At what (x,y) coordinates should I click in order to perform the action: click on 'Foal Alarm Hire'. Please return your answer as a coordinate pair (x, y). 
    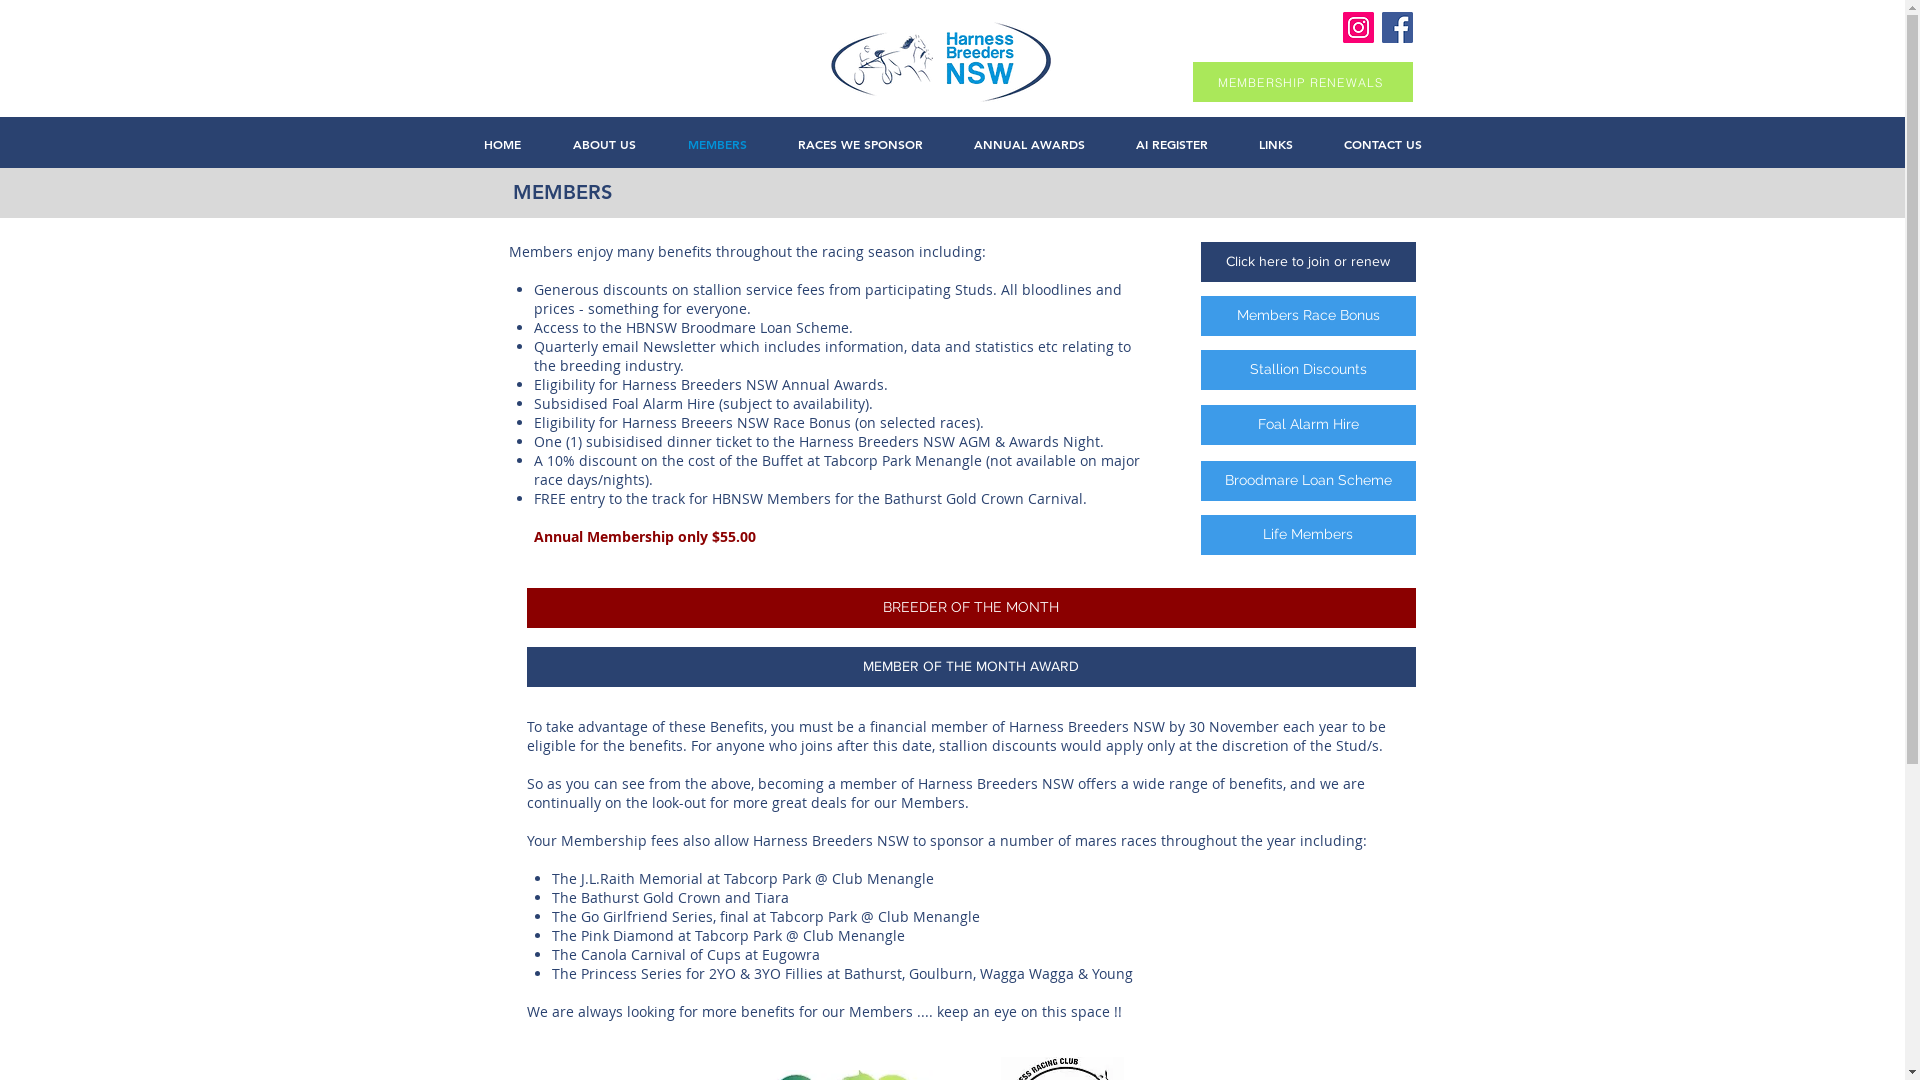
    Looking at the image, I should click on (1307, 423).